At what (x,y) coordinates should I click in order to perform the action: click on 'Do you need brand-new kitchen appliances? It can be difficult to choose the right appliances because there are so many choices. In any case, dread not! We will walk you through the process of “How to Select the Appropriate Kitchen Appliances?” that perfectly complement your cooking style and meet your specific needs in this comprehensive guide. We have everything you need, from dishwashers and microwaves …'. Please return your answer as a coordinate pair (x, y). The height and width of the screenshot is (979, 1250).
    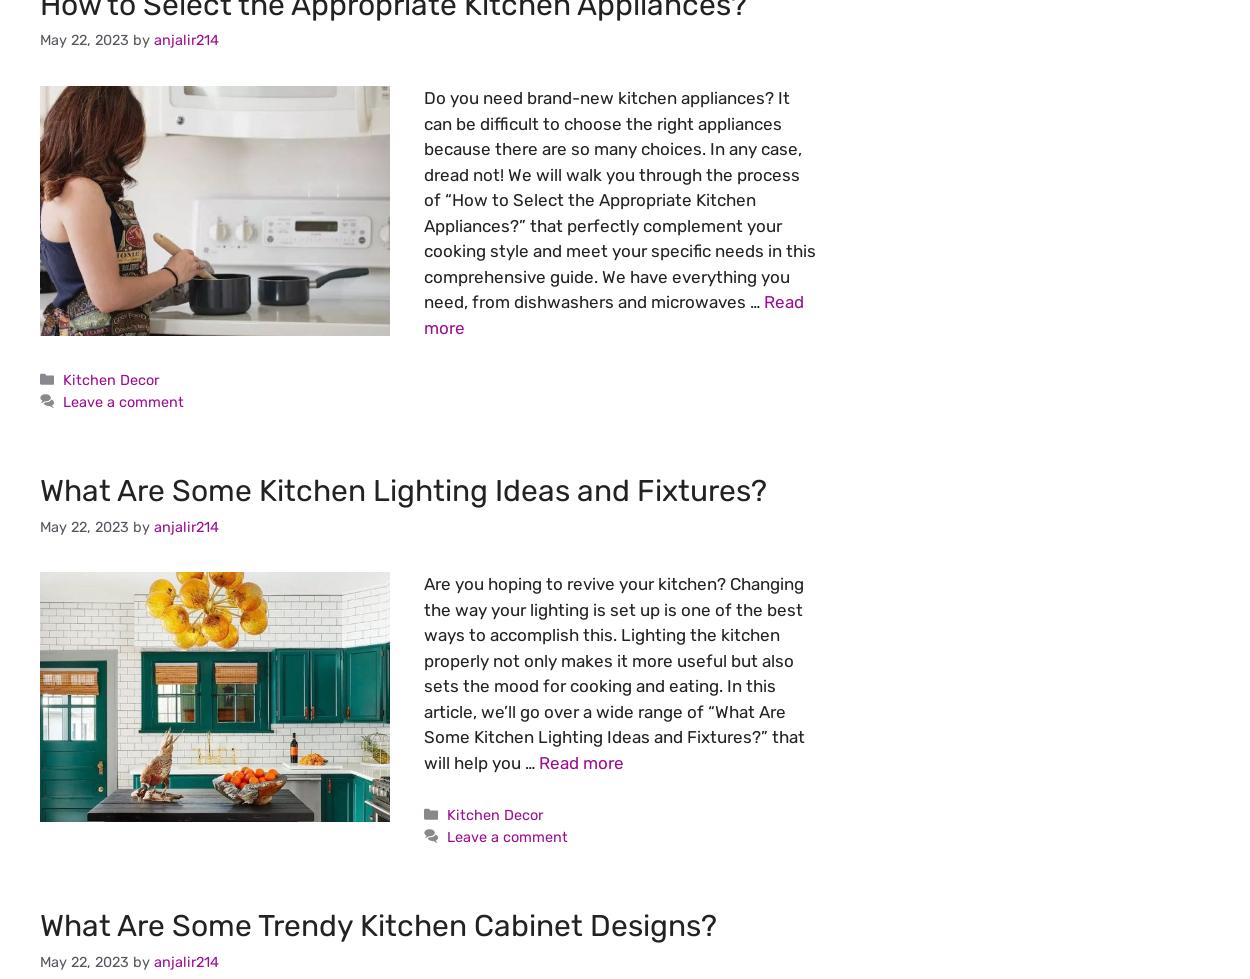
    Looking at the image, I should click on (619, 200).